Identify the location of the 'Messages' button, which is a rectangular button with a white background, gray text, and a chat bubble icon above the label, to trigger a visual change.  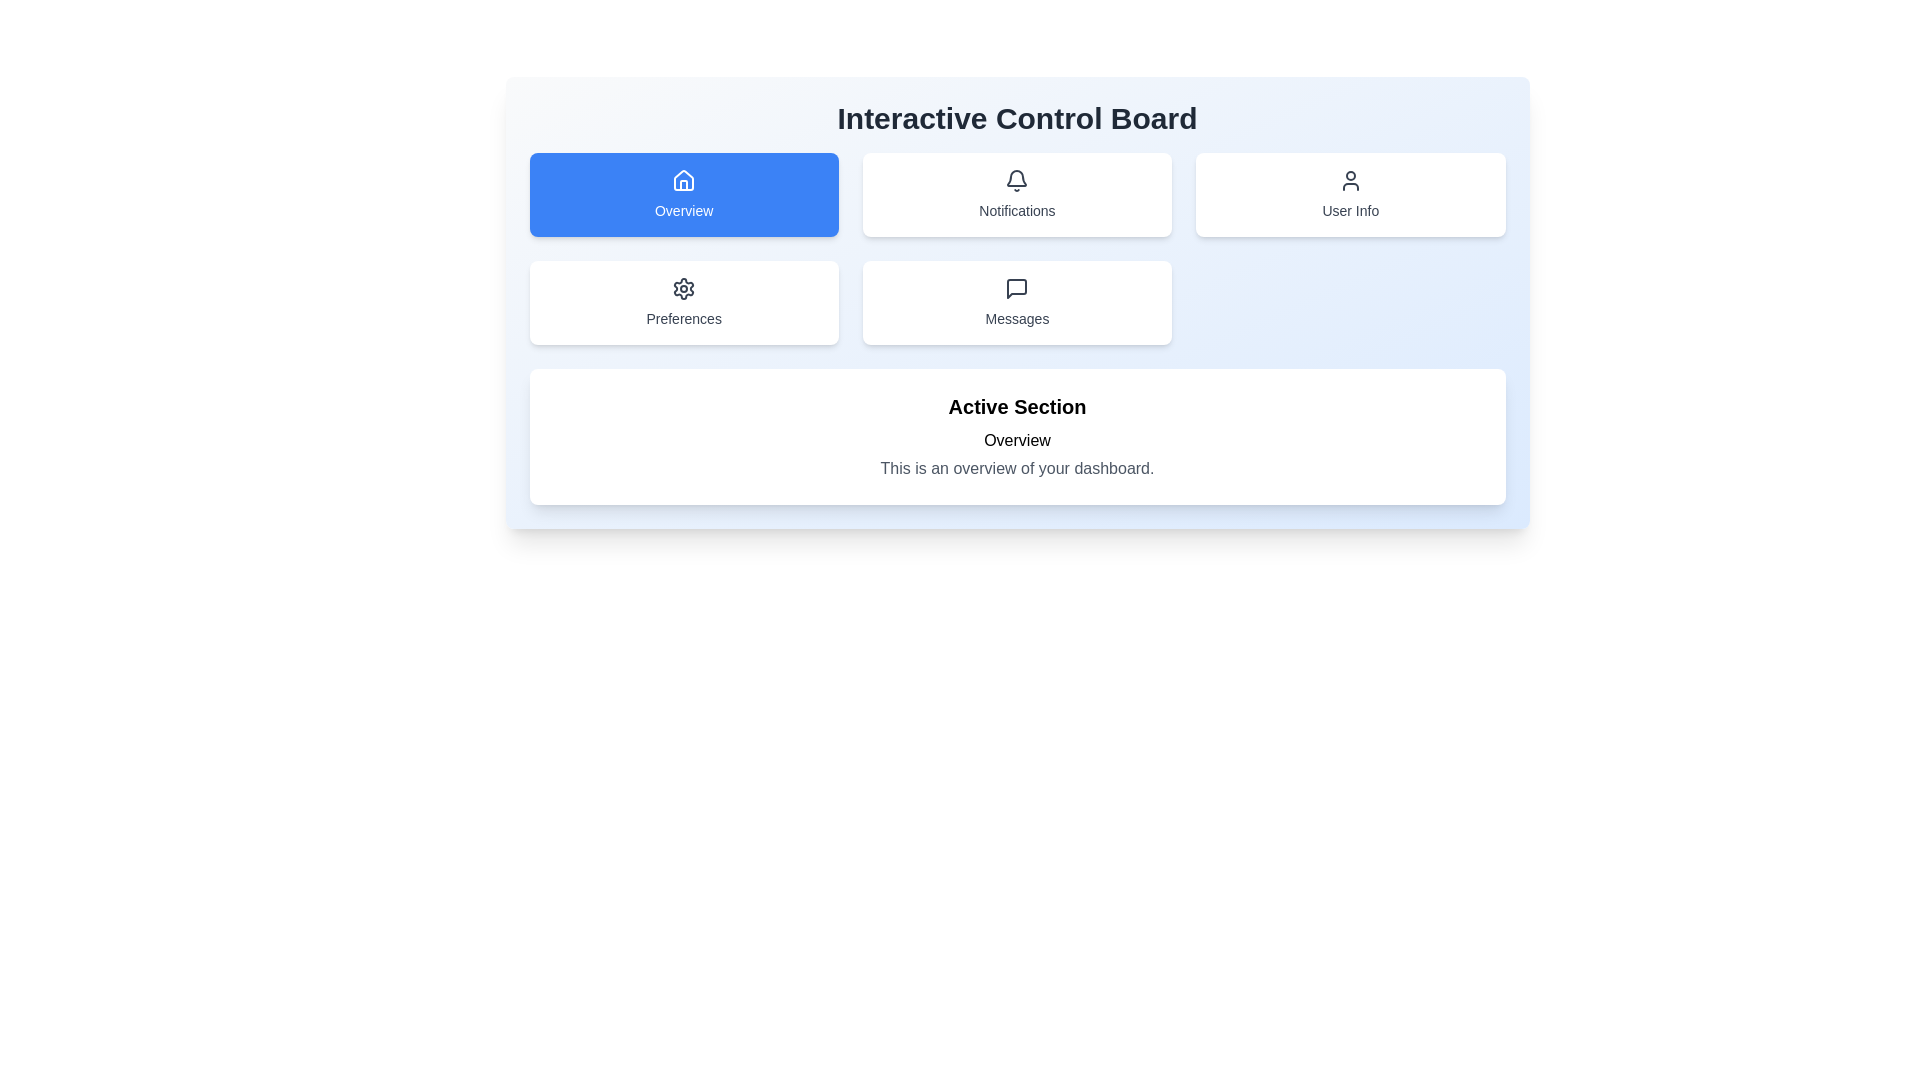
(1017, 303).